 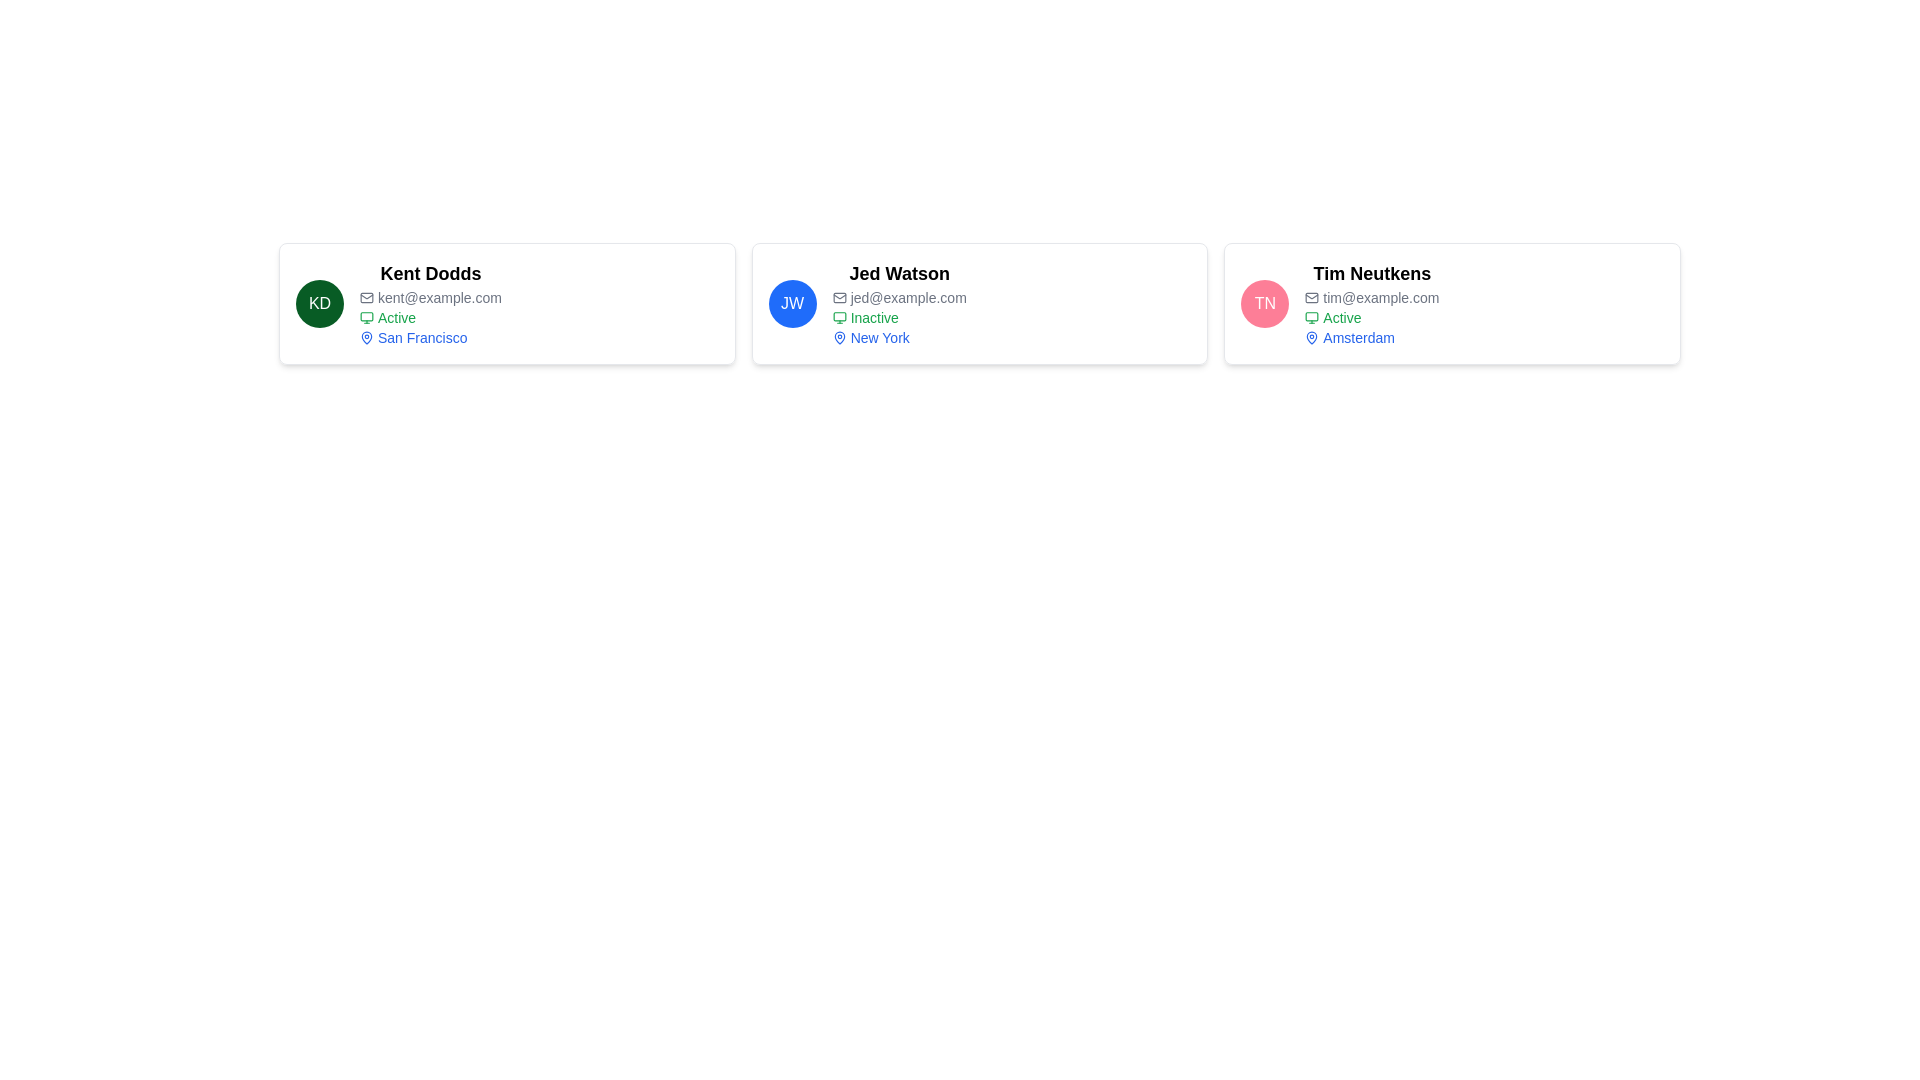 What do you see at coordinates (898, 297) in the screenshot?
I see `the text label displaying the email address of Jed Watson, positioned below his main title and above the 'Inactive' status text` at bounding box center [898, 297].